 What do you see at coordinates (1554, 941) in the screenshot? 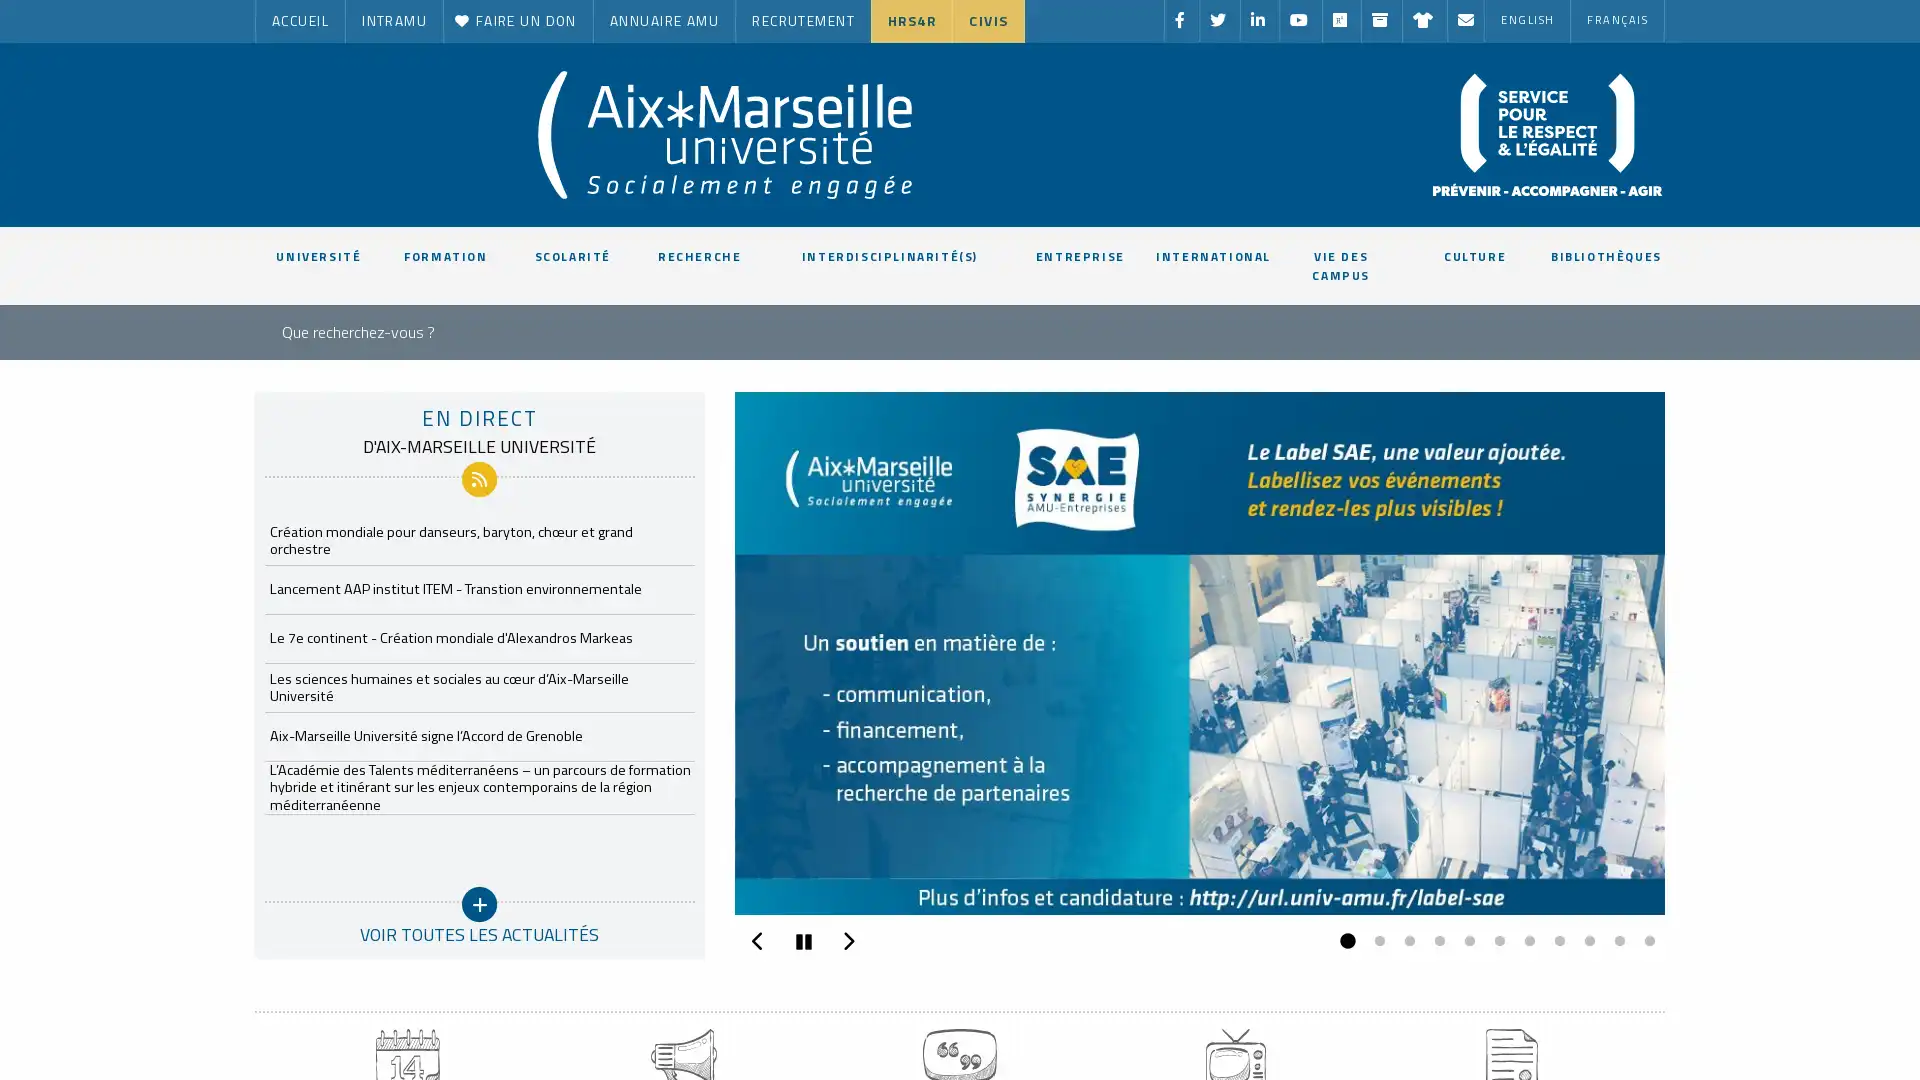
I see `Go to slide 8` at bounding box center [1554, 941].